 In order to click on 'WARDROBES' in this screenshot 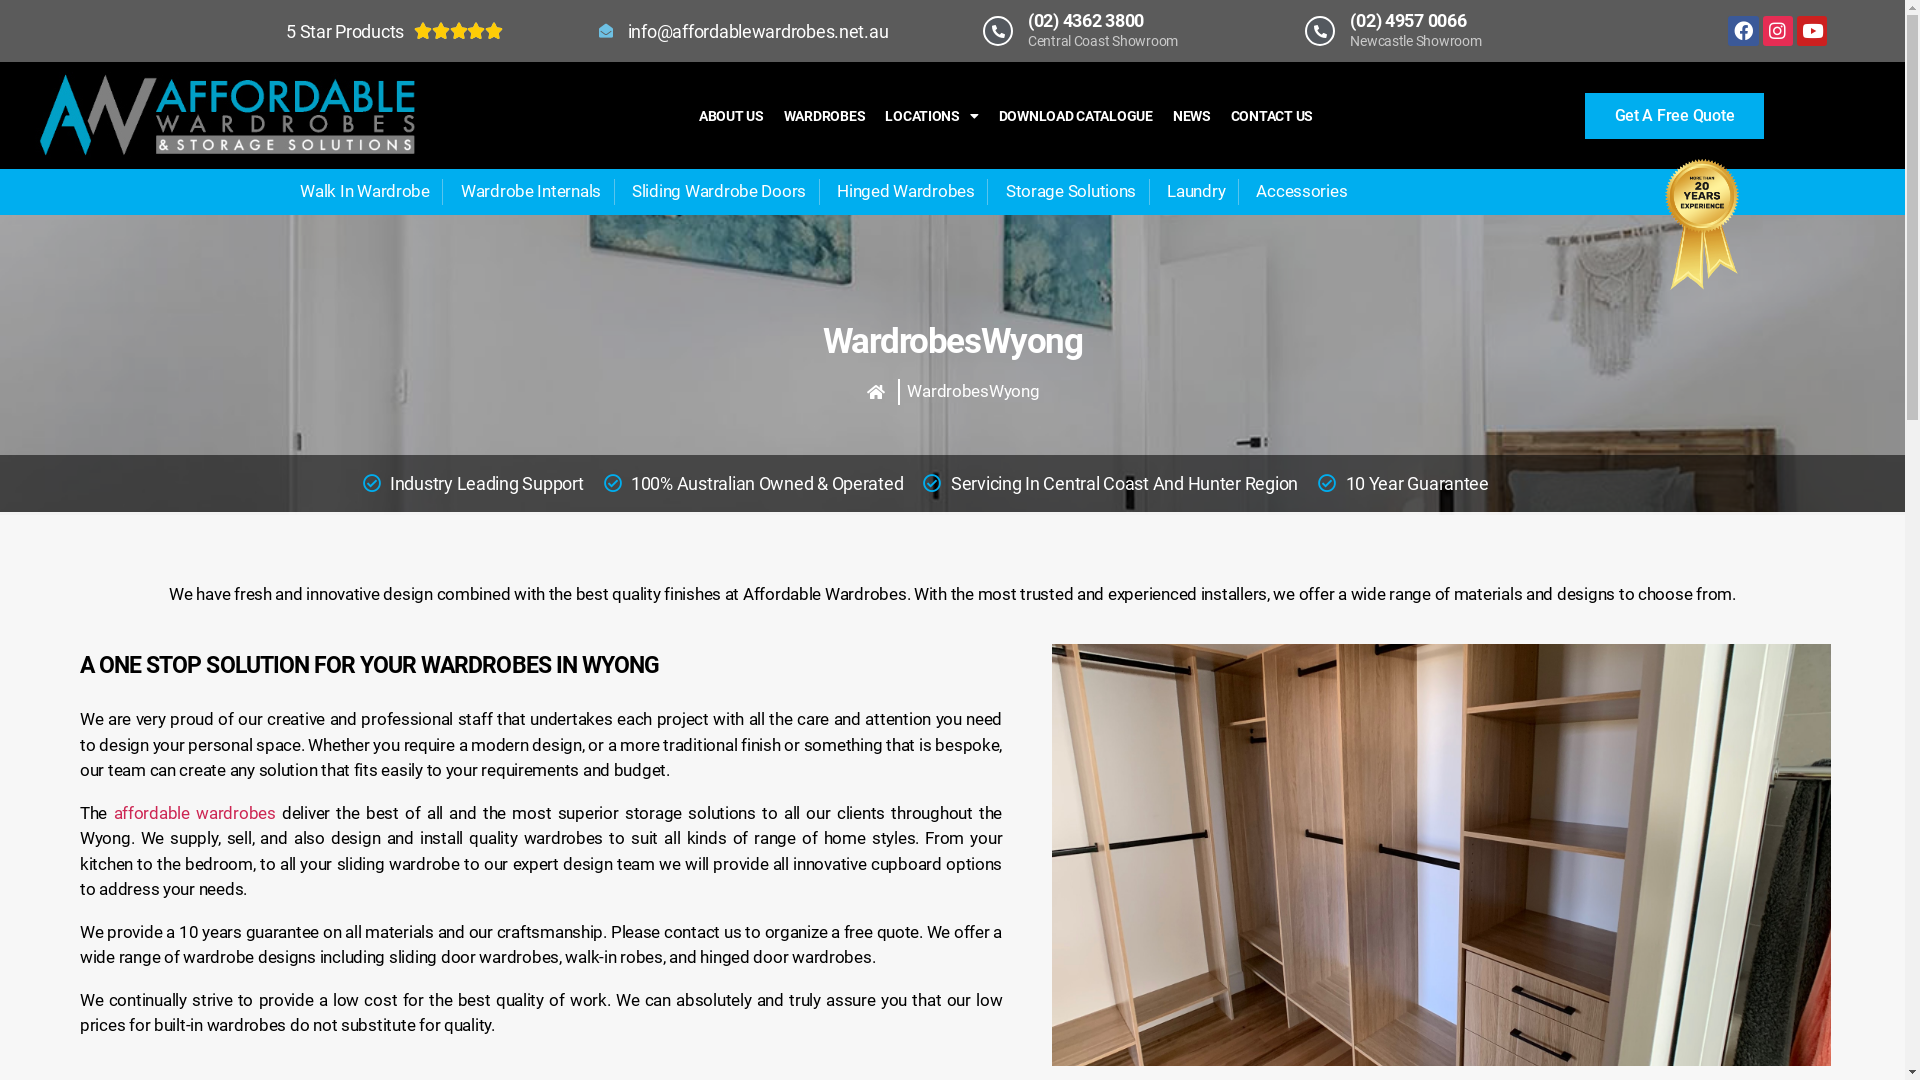, I will do `click(772, 115)`.